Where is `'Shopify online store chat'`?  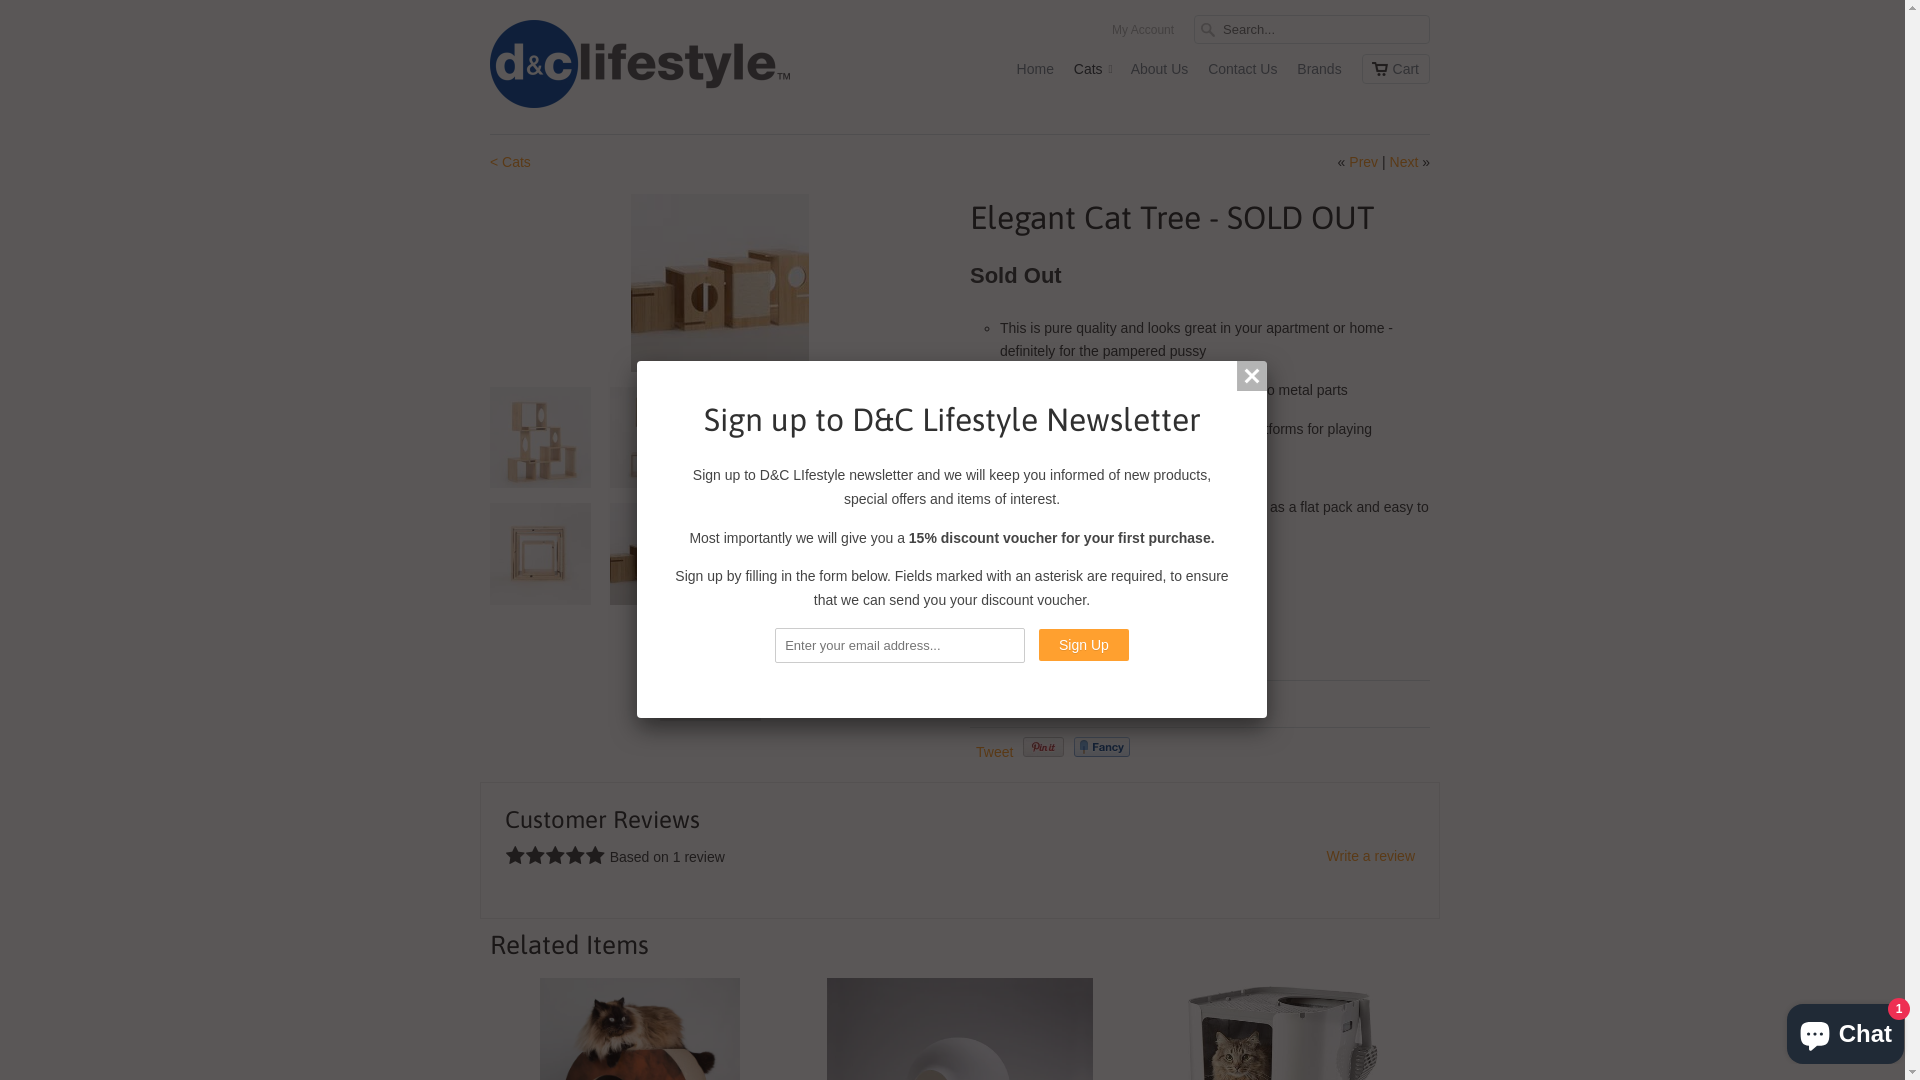
'Shopify online store chat' is located at coordinates (1844, 1029).